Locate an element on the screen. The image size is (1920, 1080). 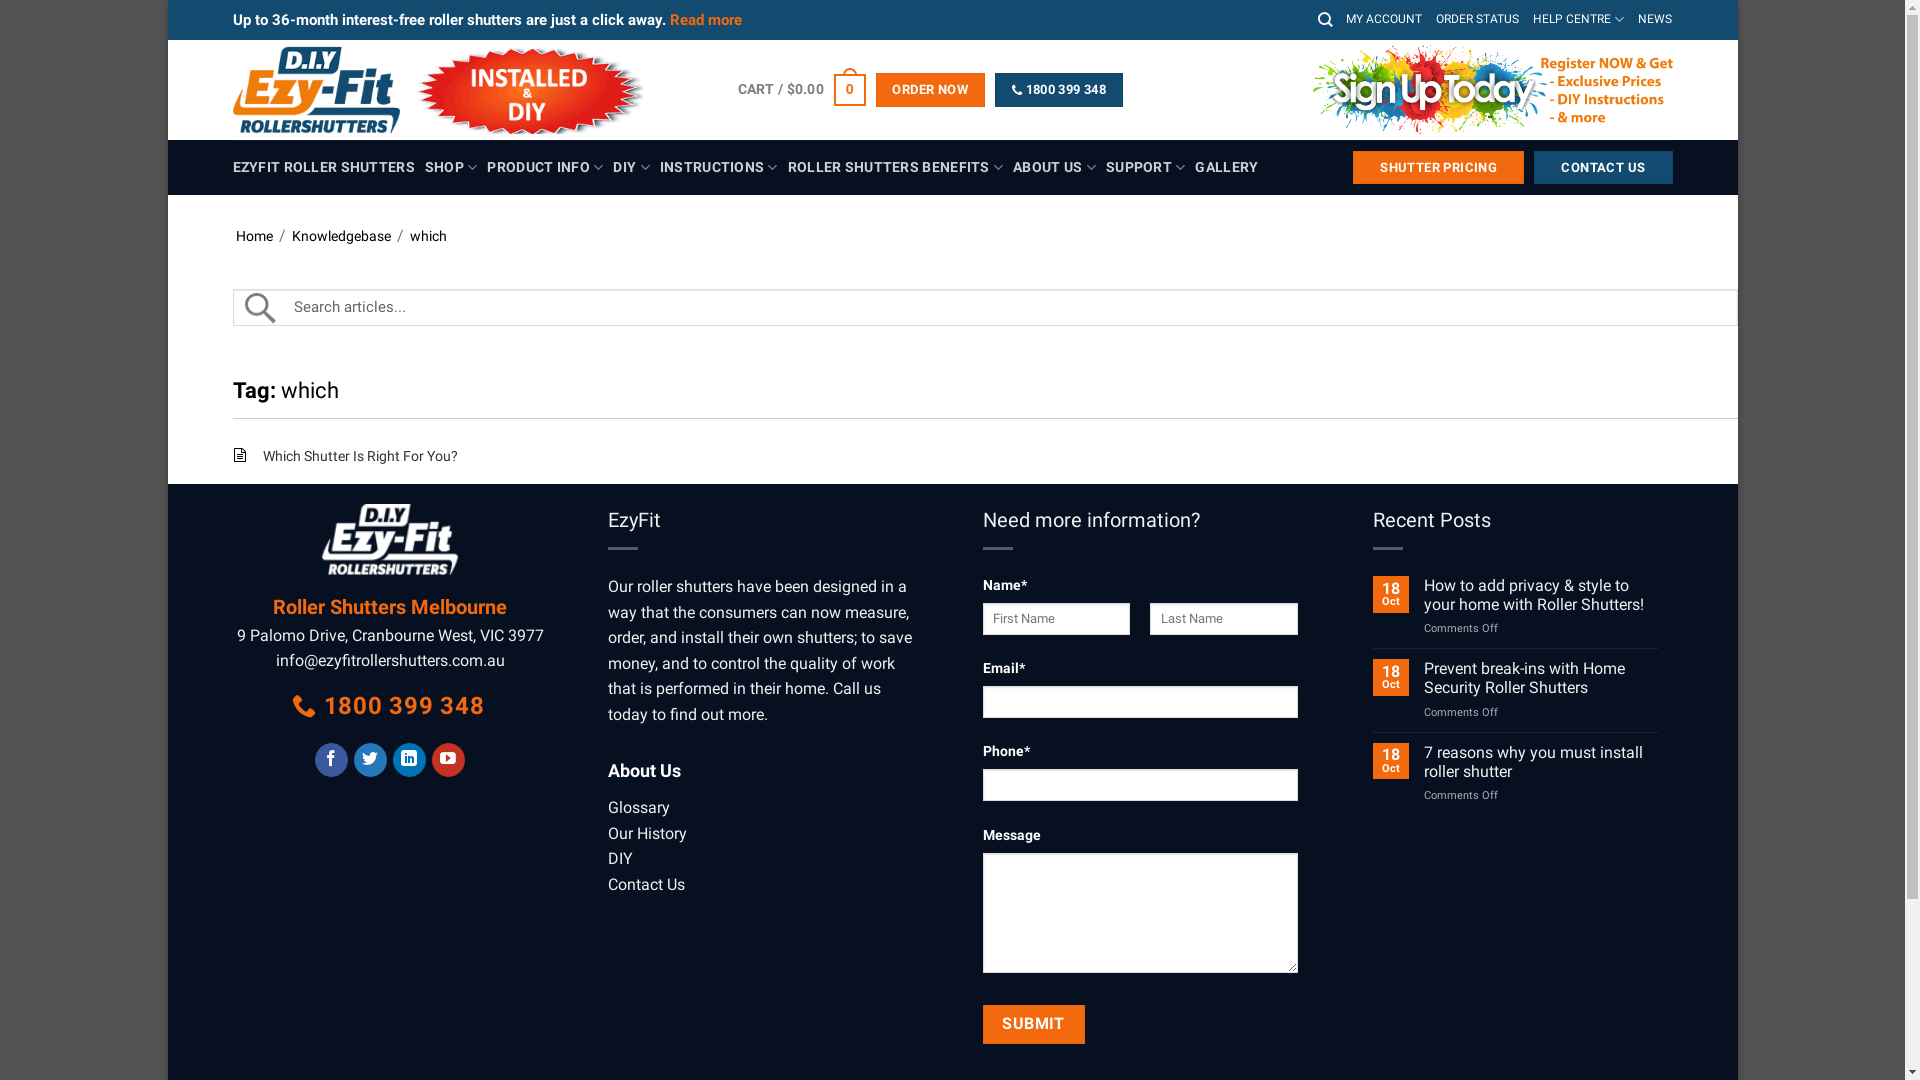
'Submit' is located at coordinates (1032, 1023).